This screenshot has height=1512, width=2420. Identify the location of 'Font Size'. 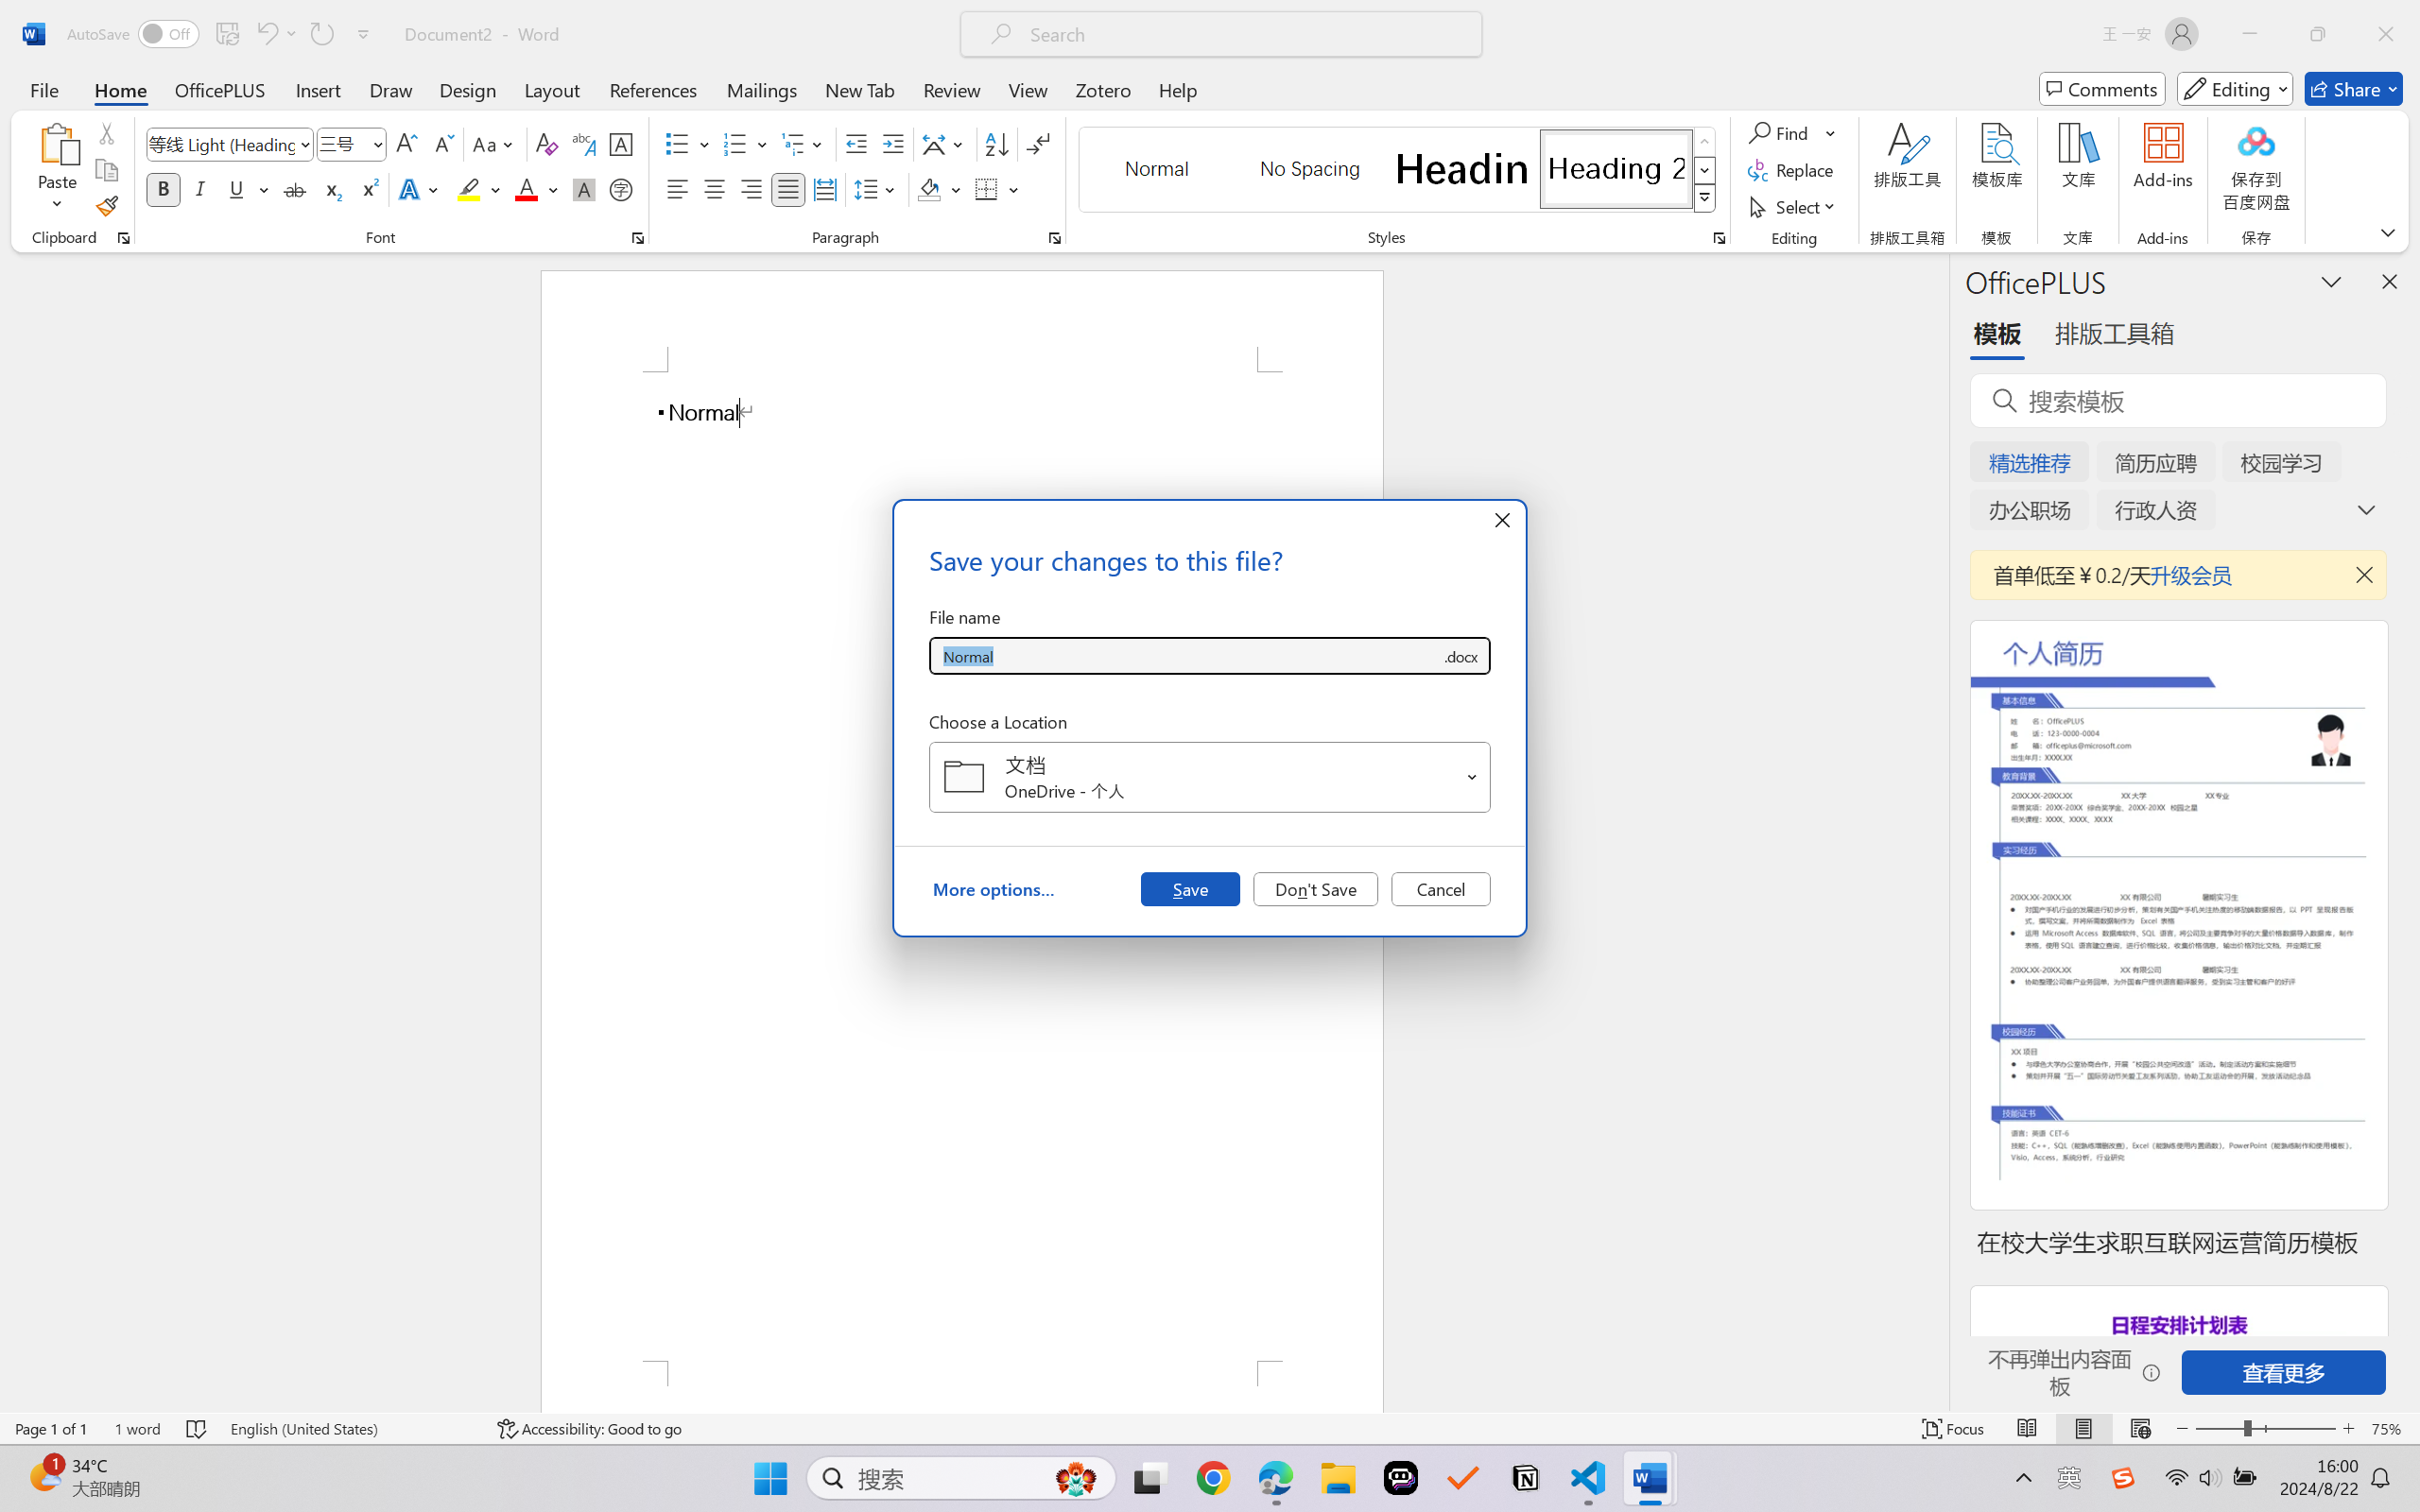
(351, 144).